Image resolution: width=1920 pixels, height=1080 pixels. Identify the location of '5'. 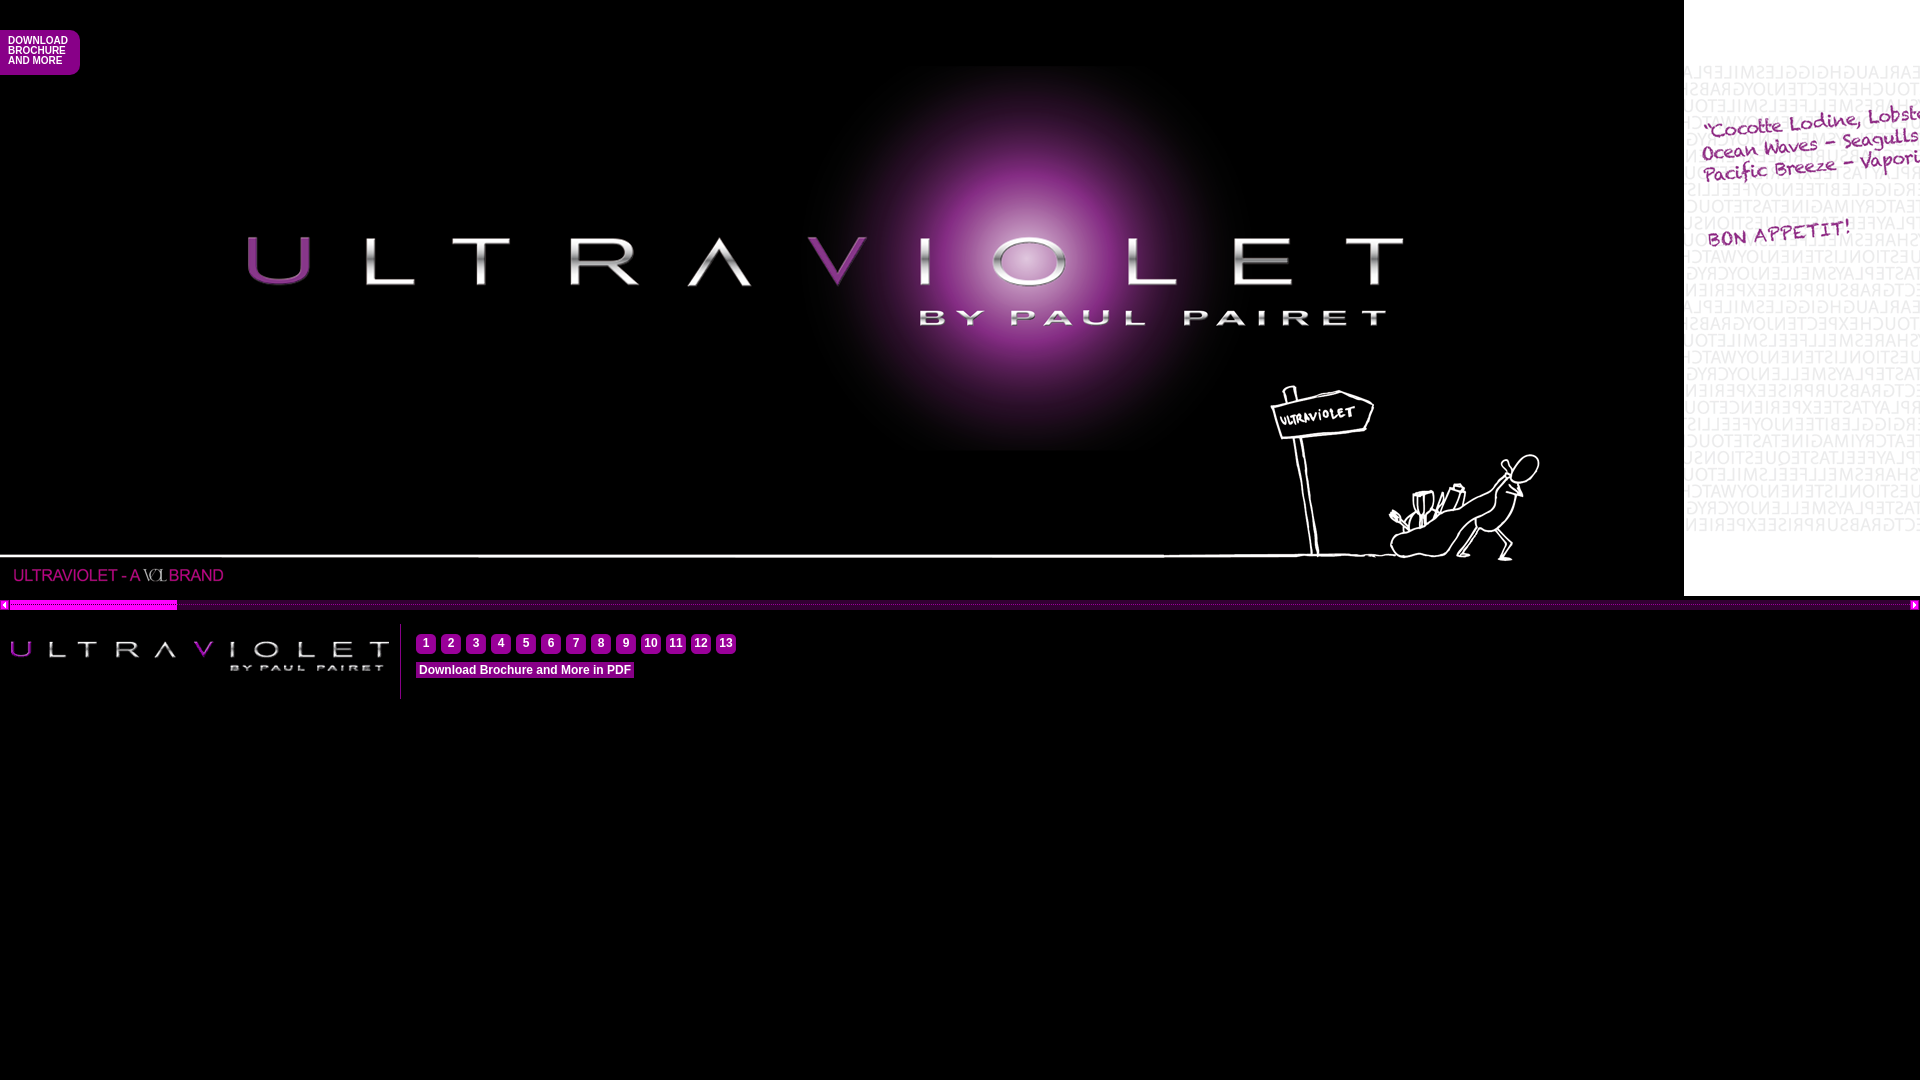
(526, 644).